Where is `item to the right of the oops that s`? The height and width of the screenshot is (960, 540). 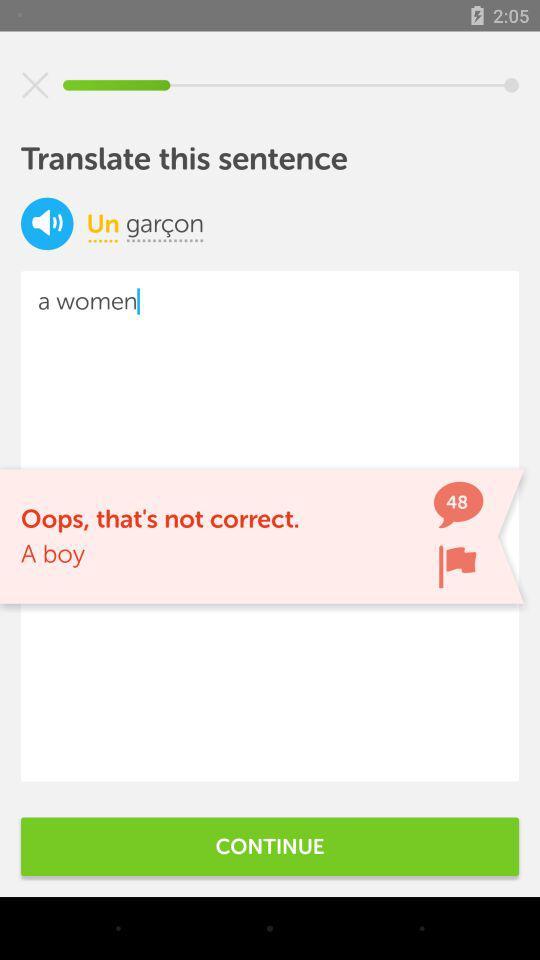 item to the right of the oops that s is located at coordinates (457, 566).